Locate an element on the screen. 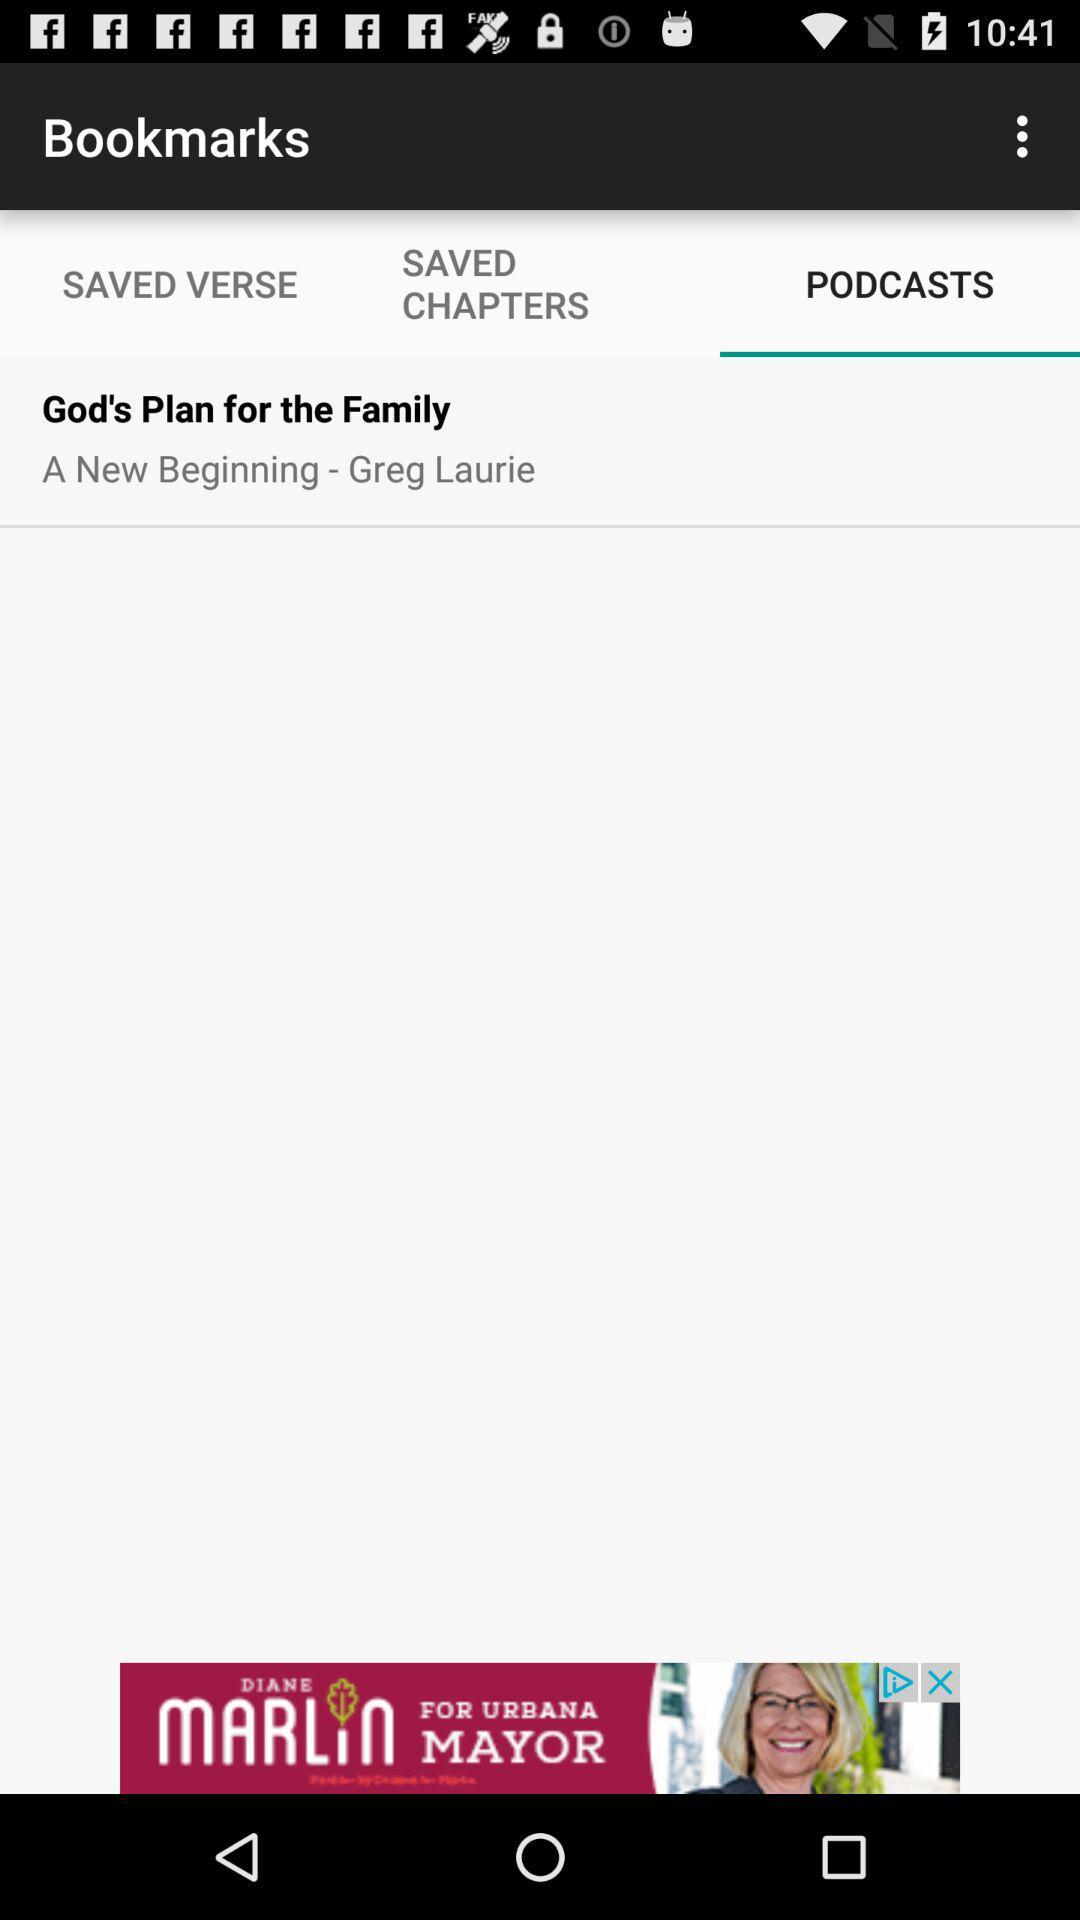 The width and height of the screenshot is (1080, 1920). the option is located at coordinates (540, 1665).